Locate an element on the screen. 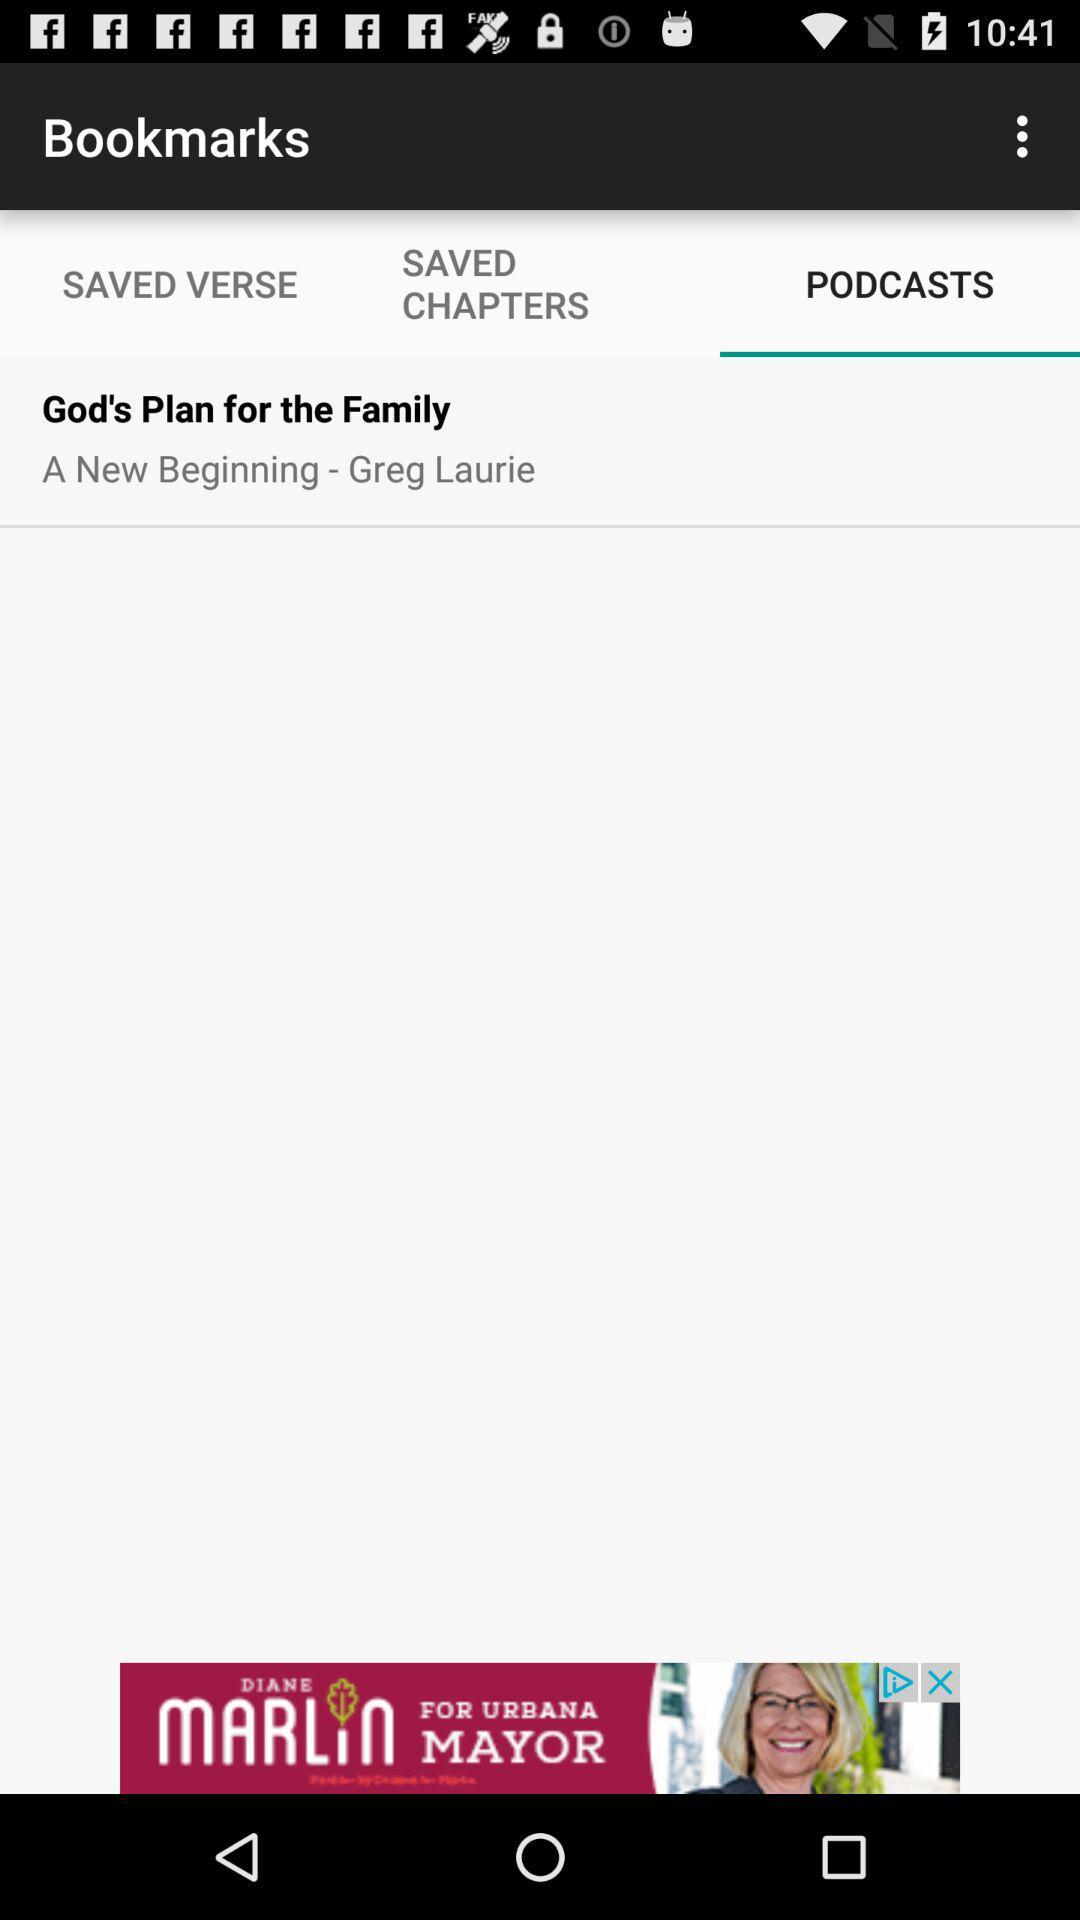 The width and height of the screenshot is (1080, 1920). the option is located at coordinates (540, 1665).